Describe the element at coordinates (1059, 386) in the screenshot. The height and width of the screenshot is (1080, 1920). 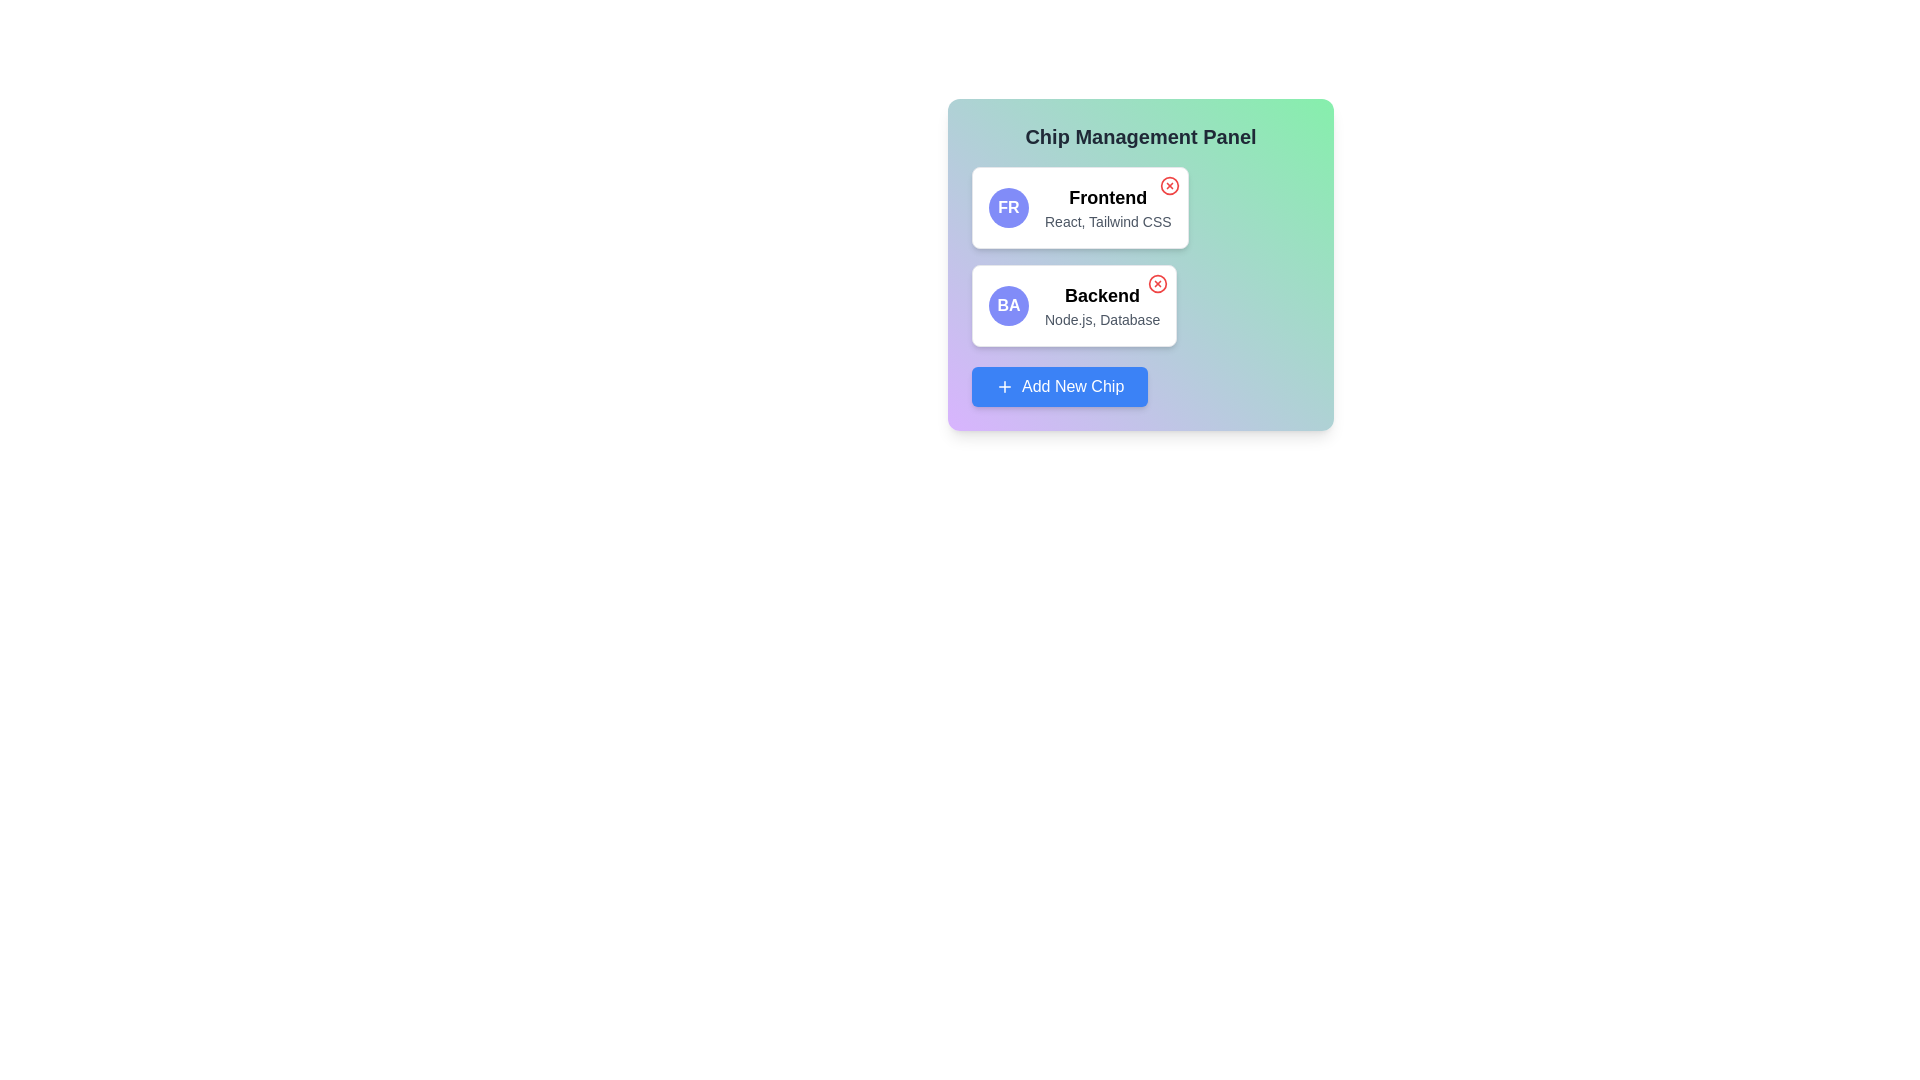
I see `'Add New Chip' button to add a new chip` at that location.